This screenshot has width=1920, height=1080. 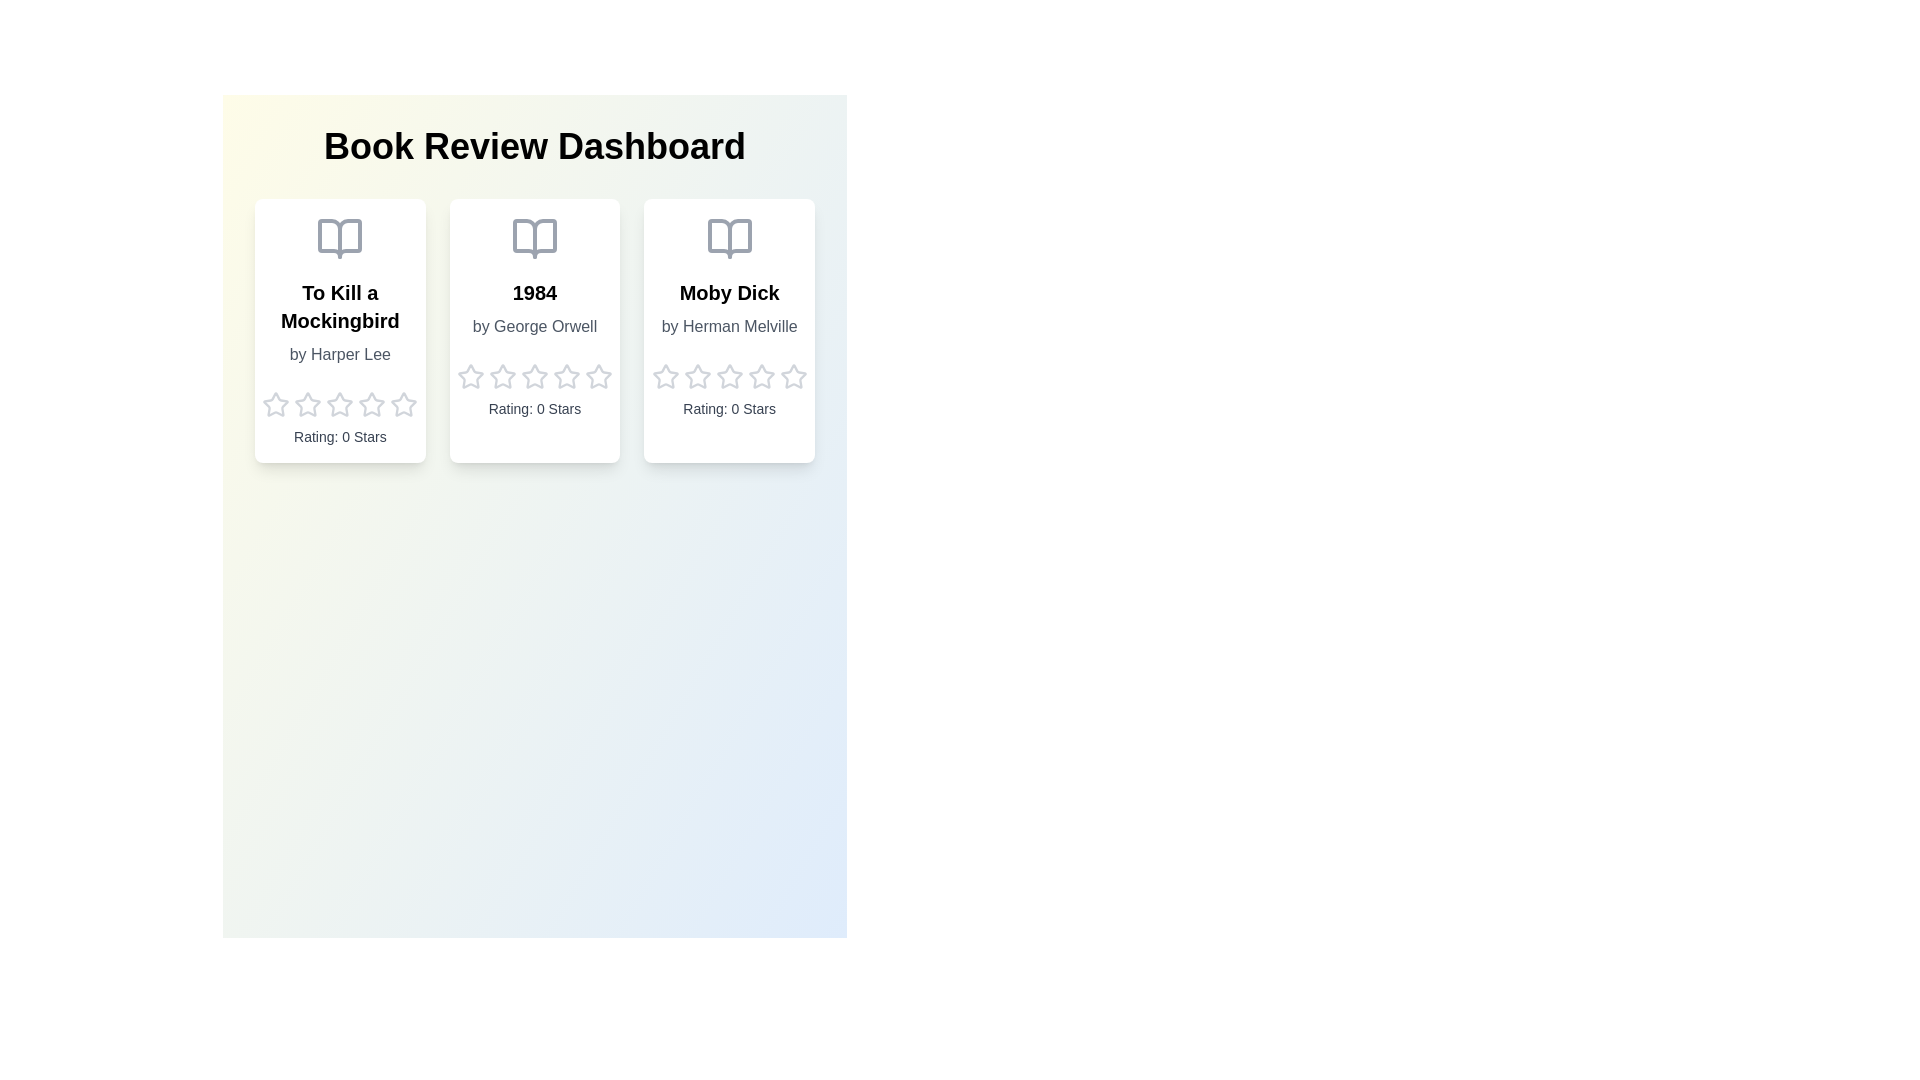 I want to click on the star icon corresponding to the rating 5 for the book 2, so click(x=598, y=377).